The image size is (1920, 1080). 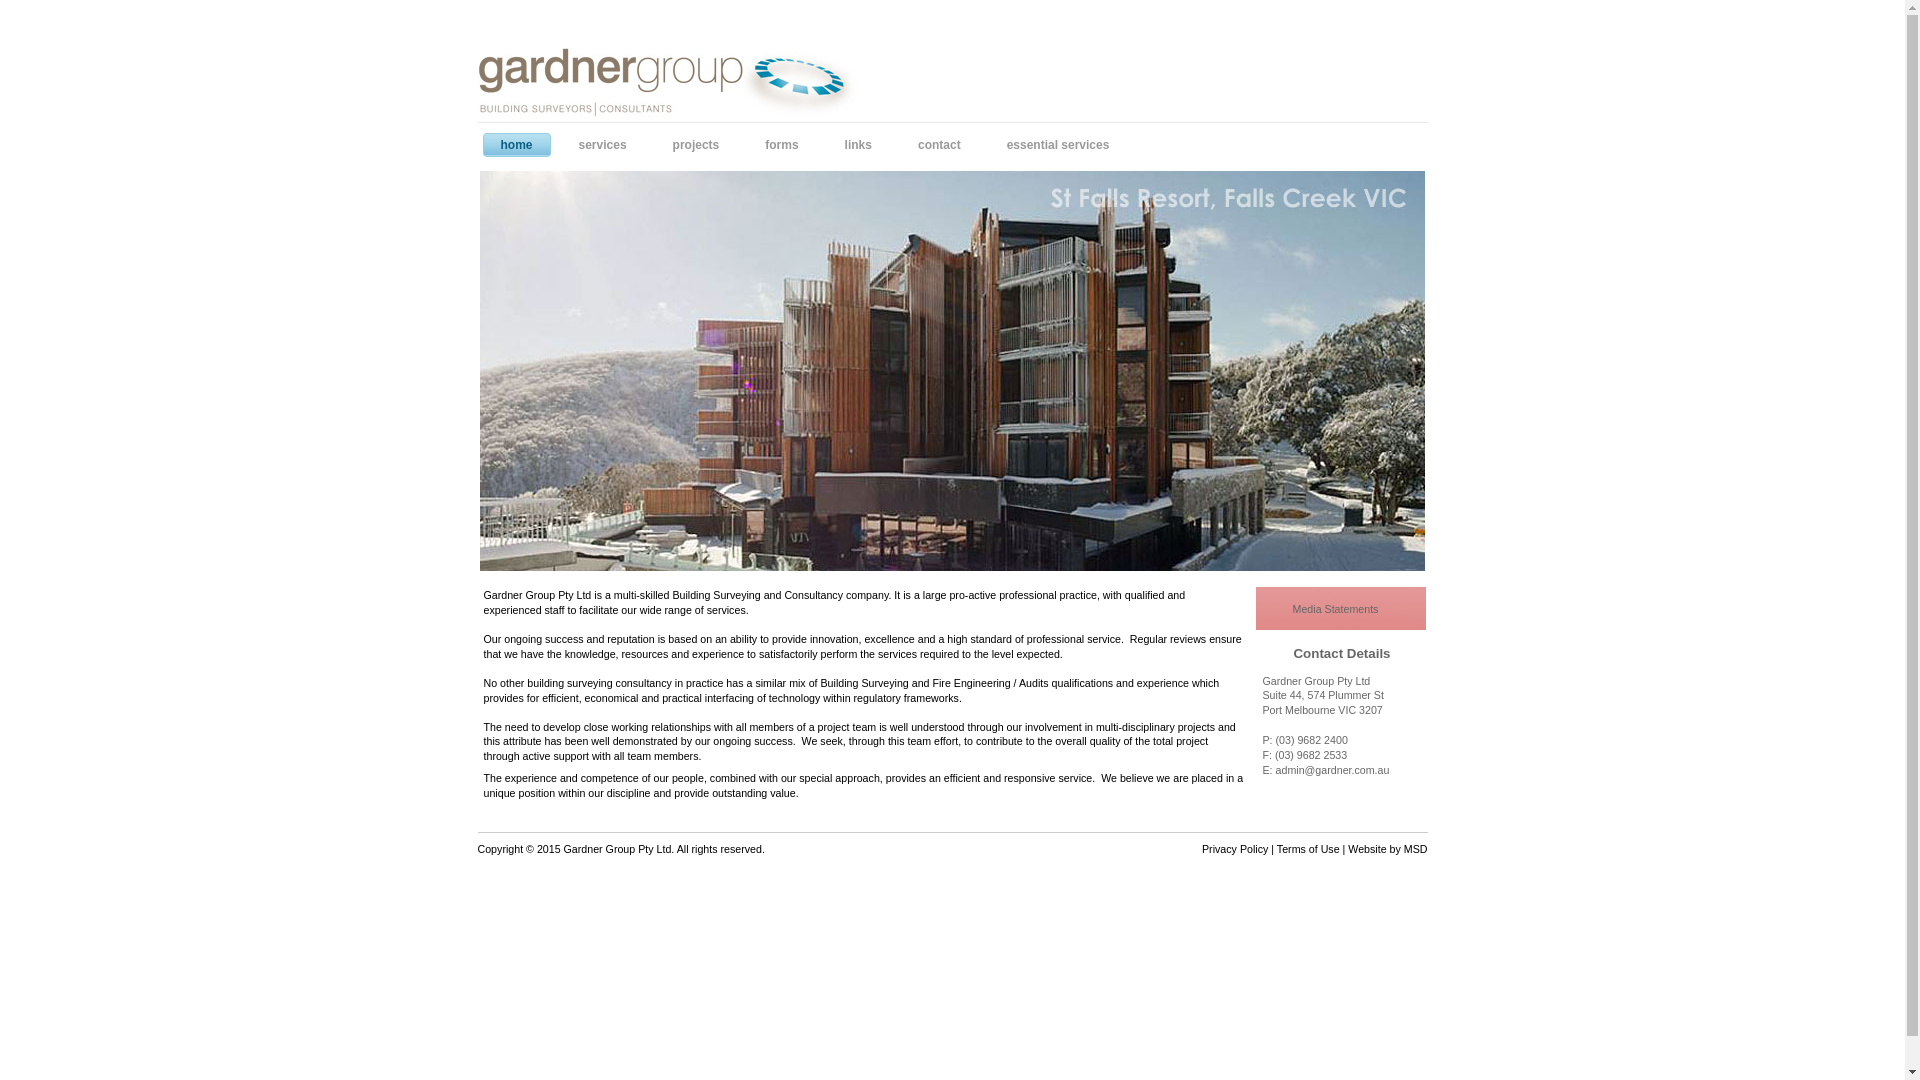 I want to click on 'home', so click(x=521, y=145).